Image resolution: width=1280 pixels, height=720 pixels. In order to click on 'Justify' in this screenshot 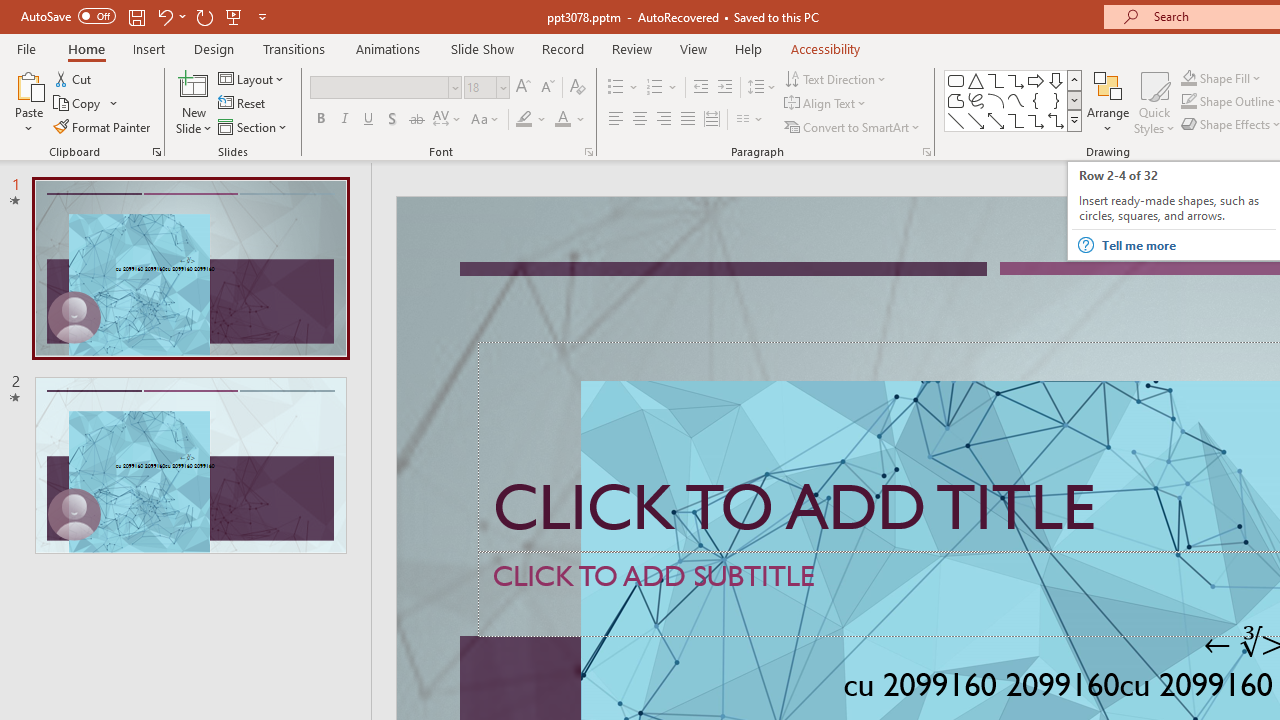, I will do `click(688, 119)`.